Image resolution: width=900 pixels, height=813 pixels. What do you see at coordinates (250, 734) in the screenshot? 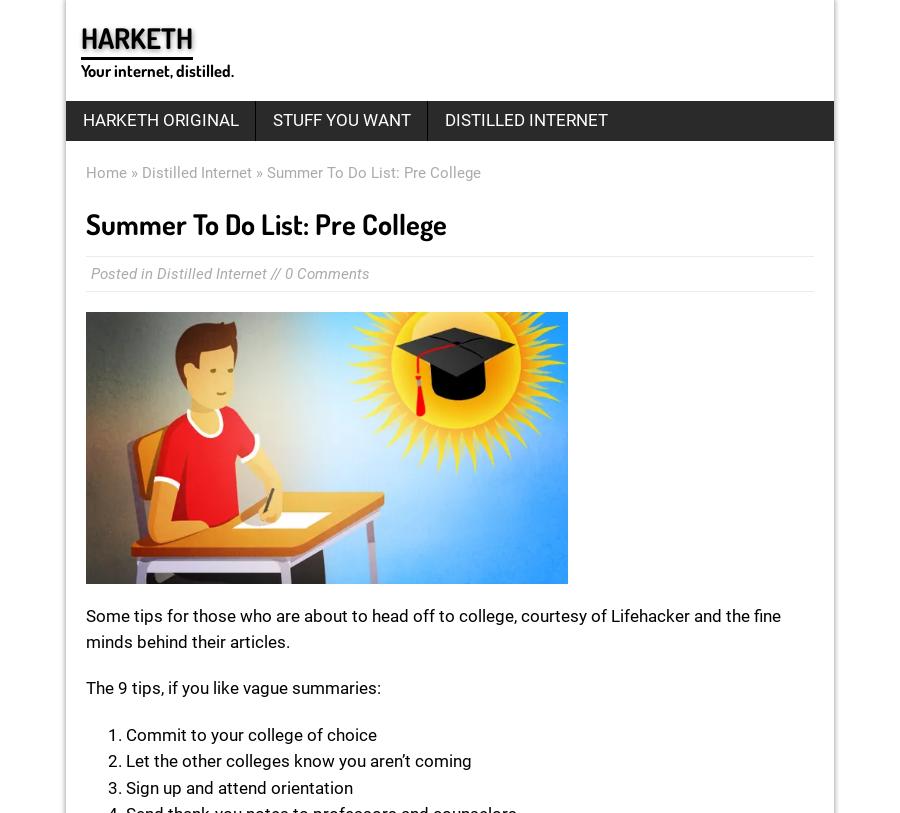
I see `'Commit to your college of choice'` at bounding box center [250, 734].